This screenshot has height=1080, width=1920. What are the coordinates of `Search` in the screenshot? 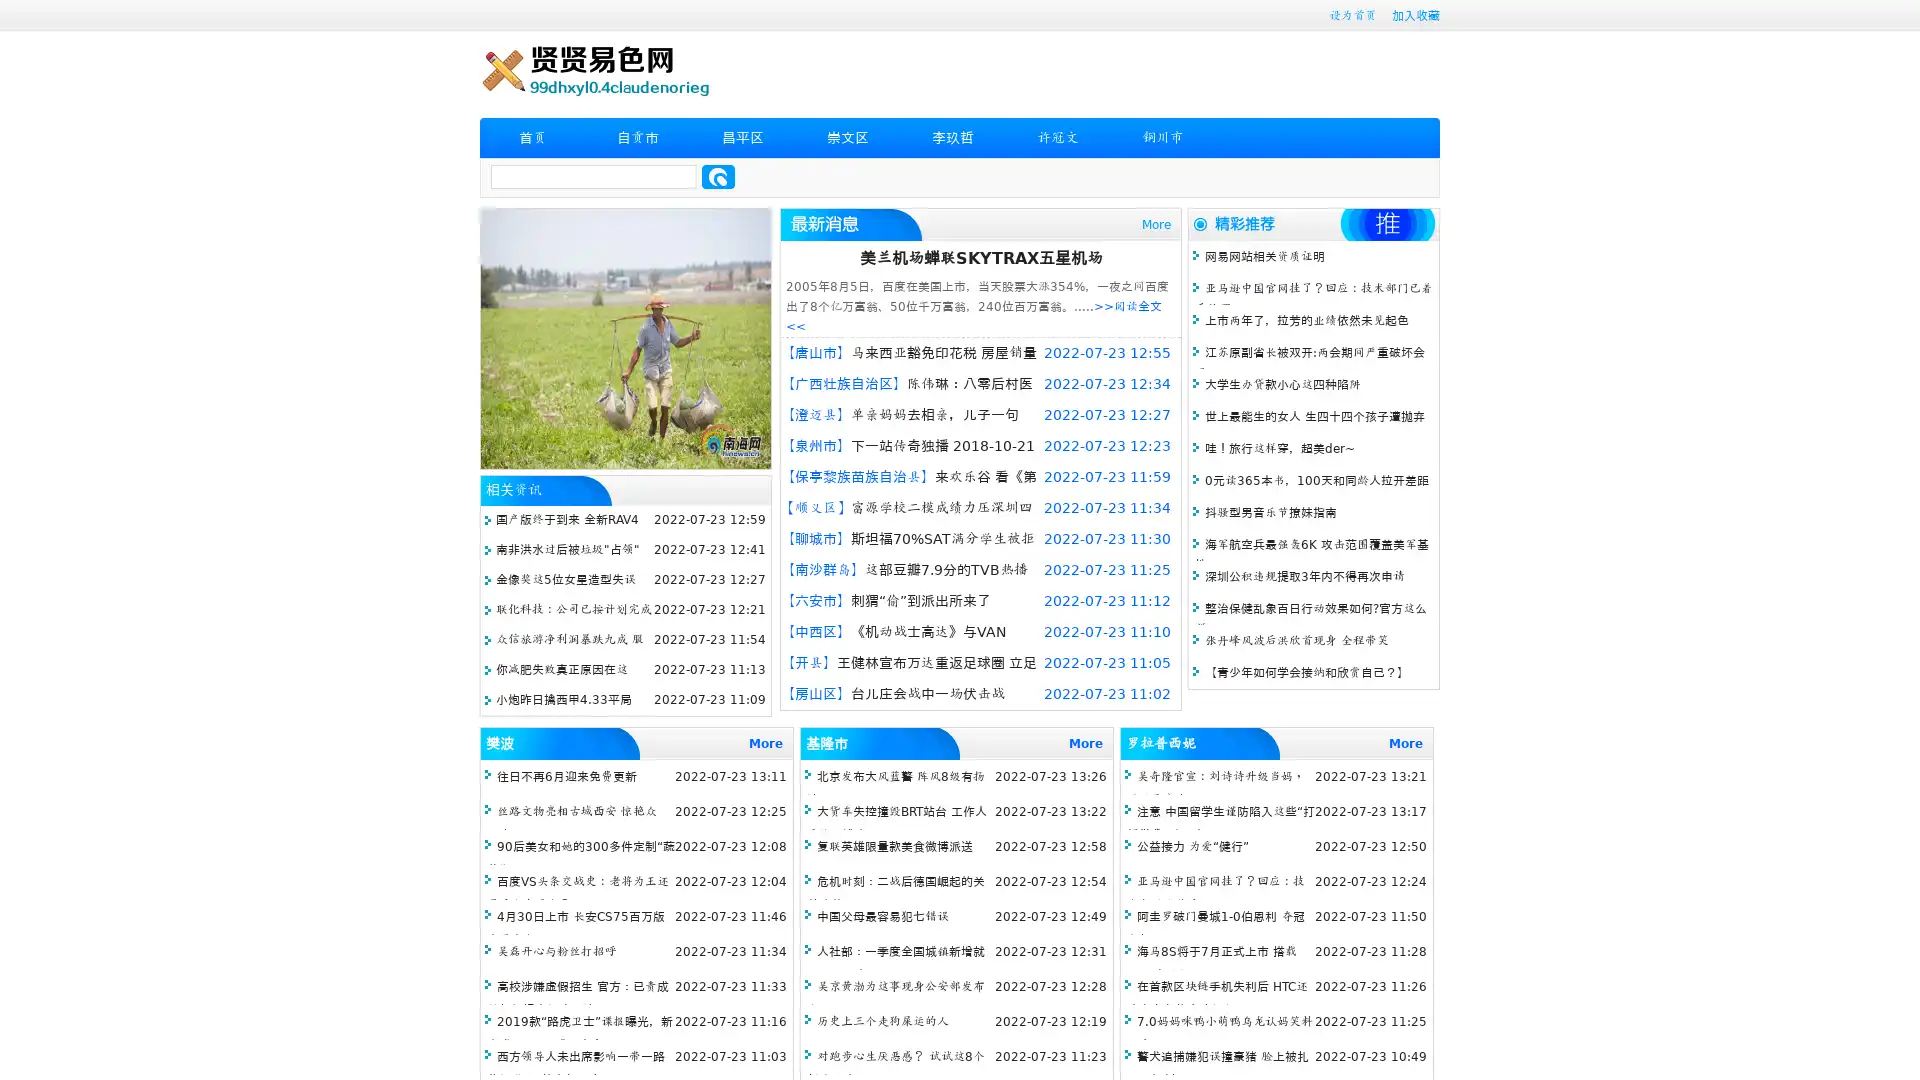 It's located at (718, 176).